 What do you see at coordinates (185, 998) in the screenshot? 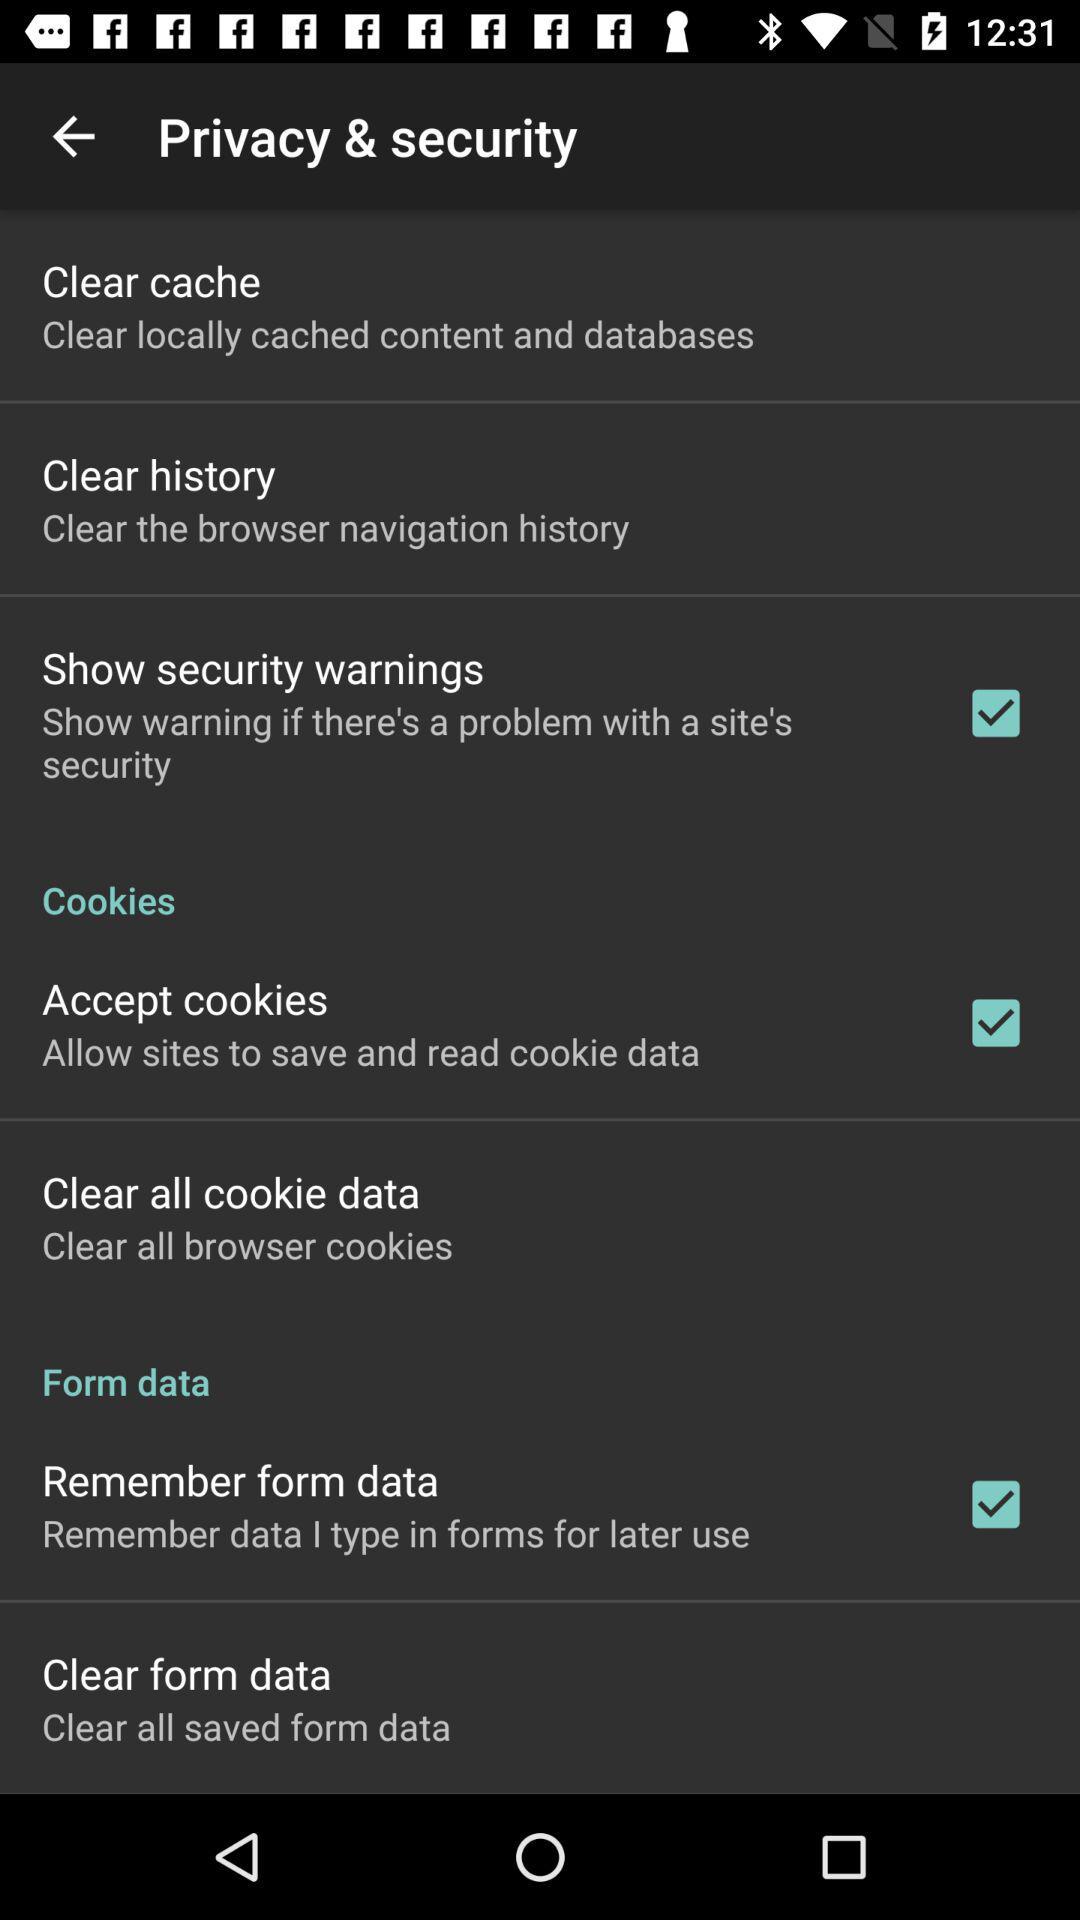
I see `accept cookies` at bounding box center [185, 998].